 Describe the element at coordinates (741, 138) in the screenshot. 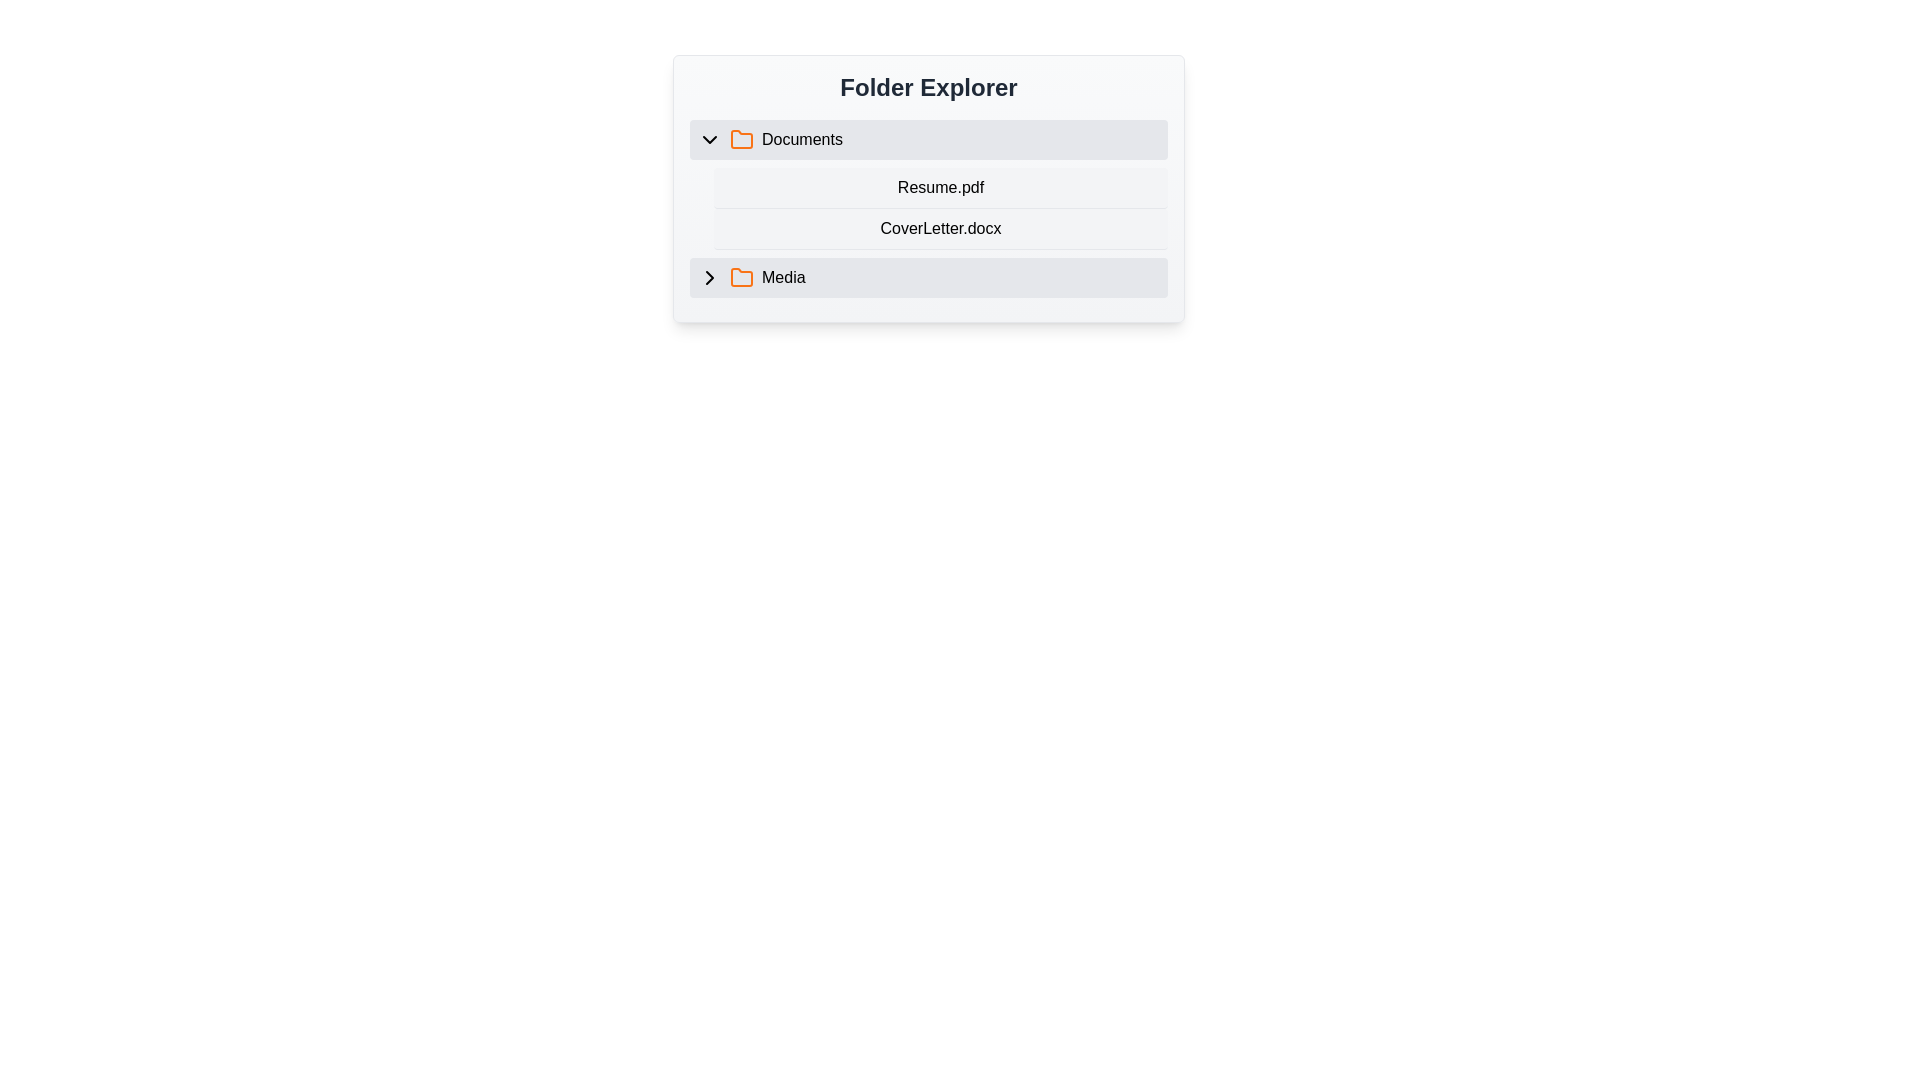

I see `the folder icon representing the 'Documents' label in the file explorer interface to interact with it` at that location.